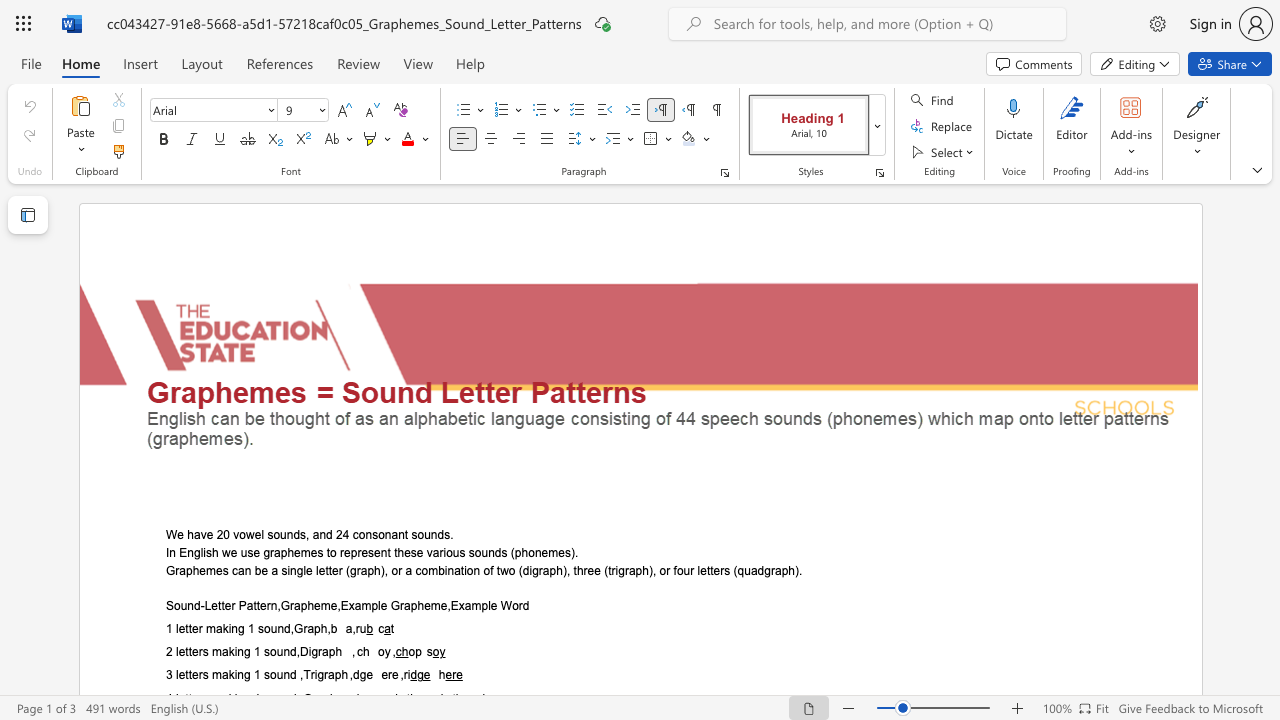 This screenshot has width=1280, height=720. Describe the element at coordinates (200, 552) in the screenshot. I see `the subset text "lish we use graphemes to represent these v" within the text "In English we use graphemes to represent these various sounds (phonemes)."` at that location.